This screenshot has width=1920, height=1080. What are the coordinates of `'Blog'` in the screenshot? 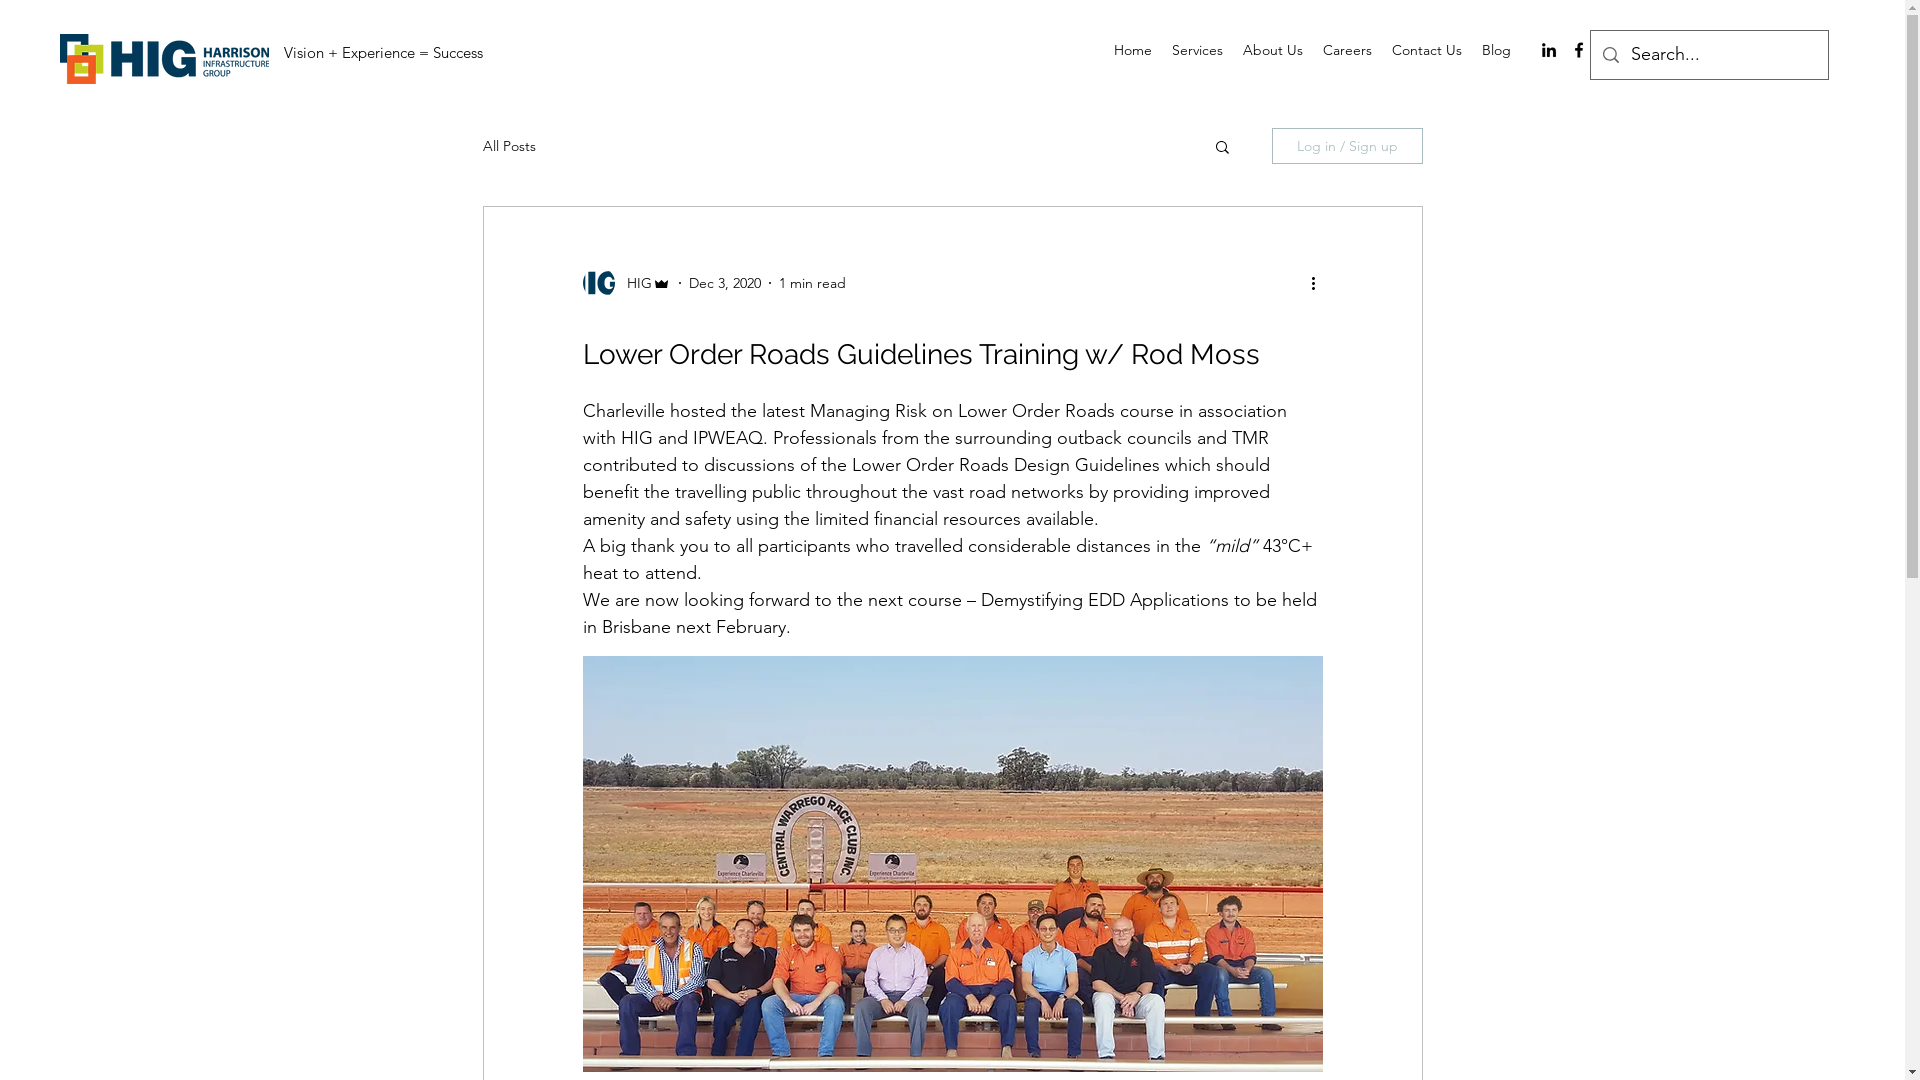 It's located at (1472, 49).